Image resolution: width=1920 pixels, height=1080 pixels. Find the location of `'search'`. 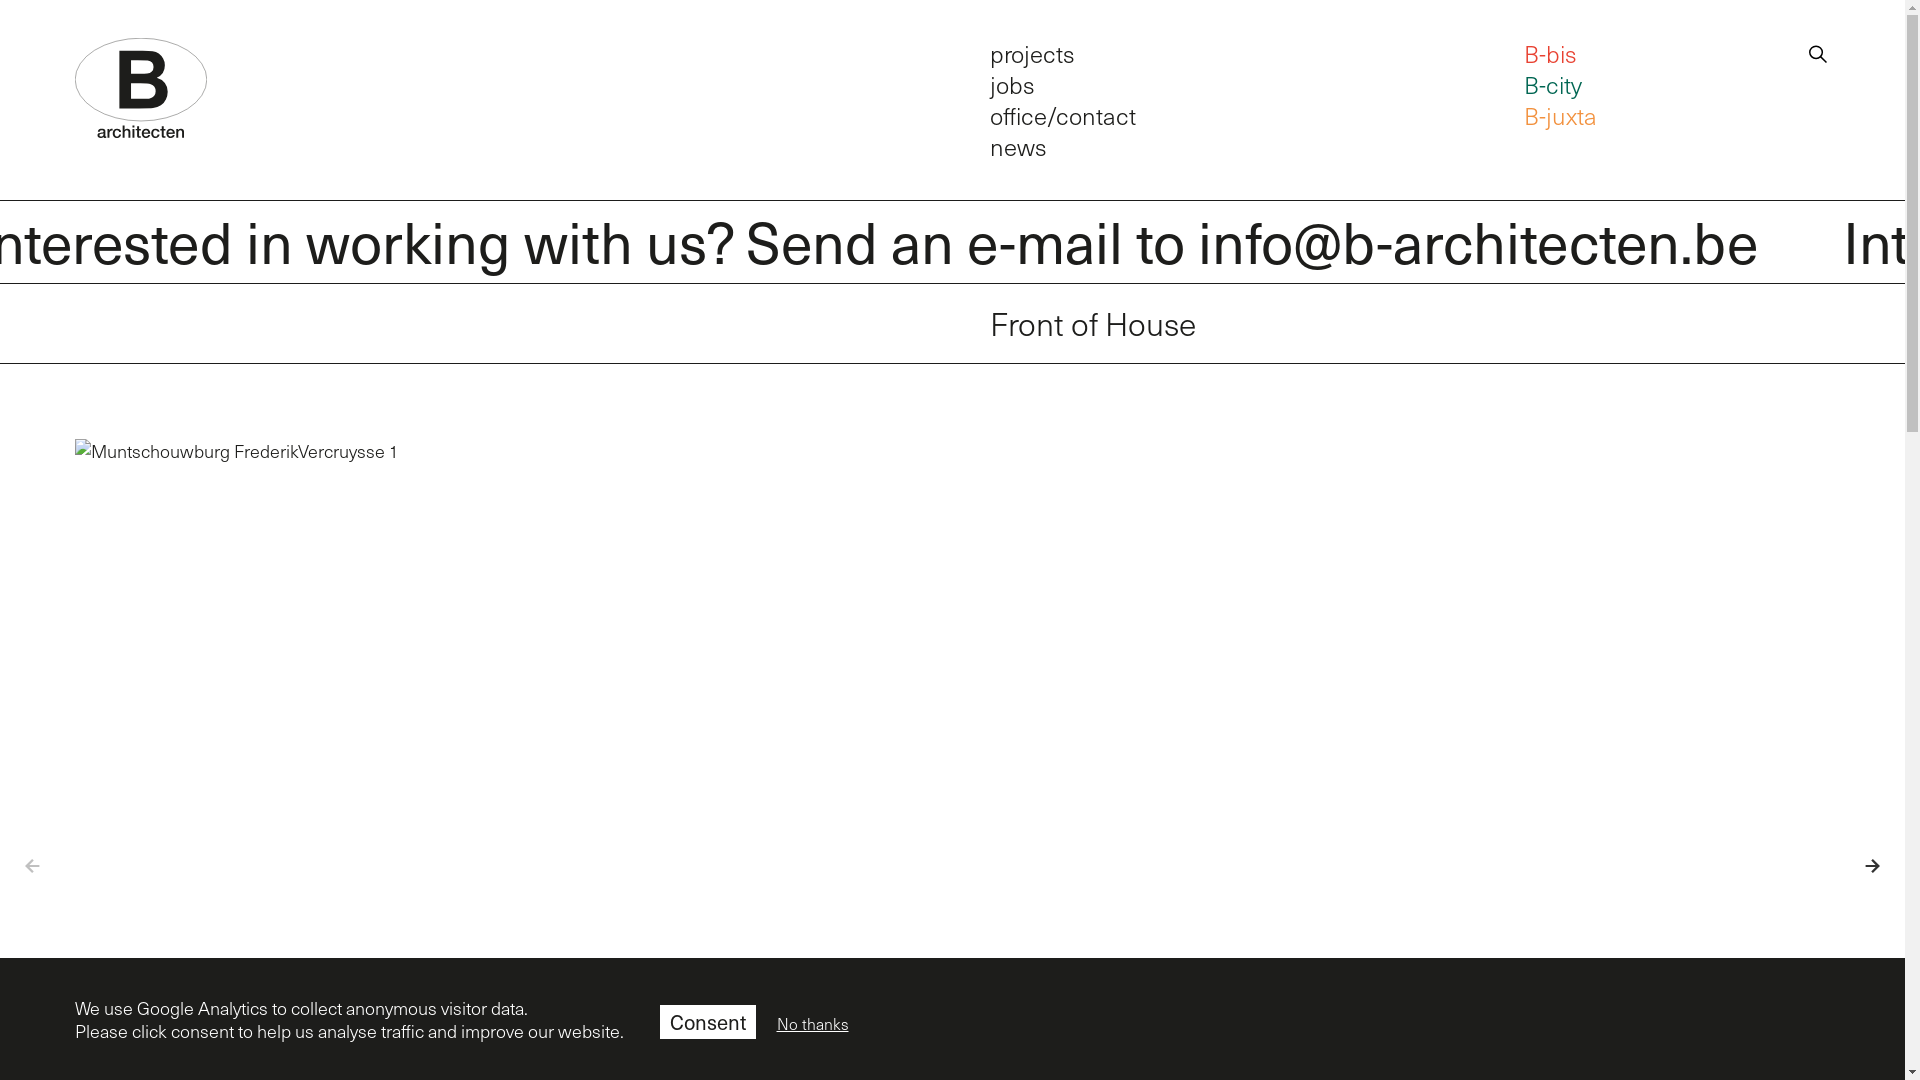

'search' is located at coordinates (1818, 49).